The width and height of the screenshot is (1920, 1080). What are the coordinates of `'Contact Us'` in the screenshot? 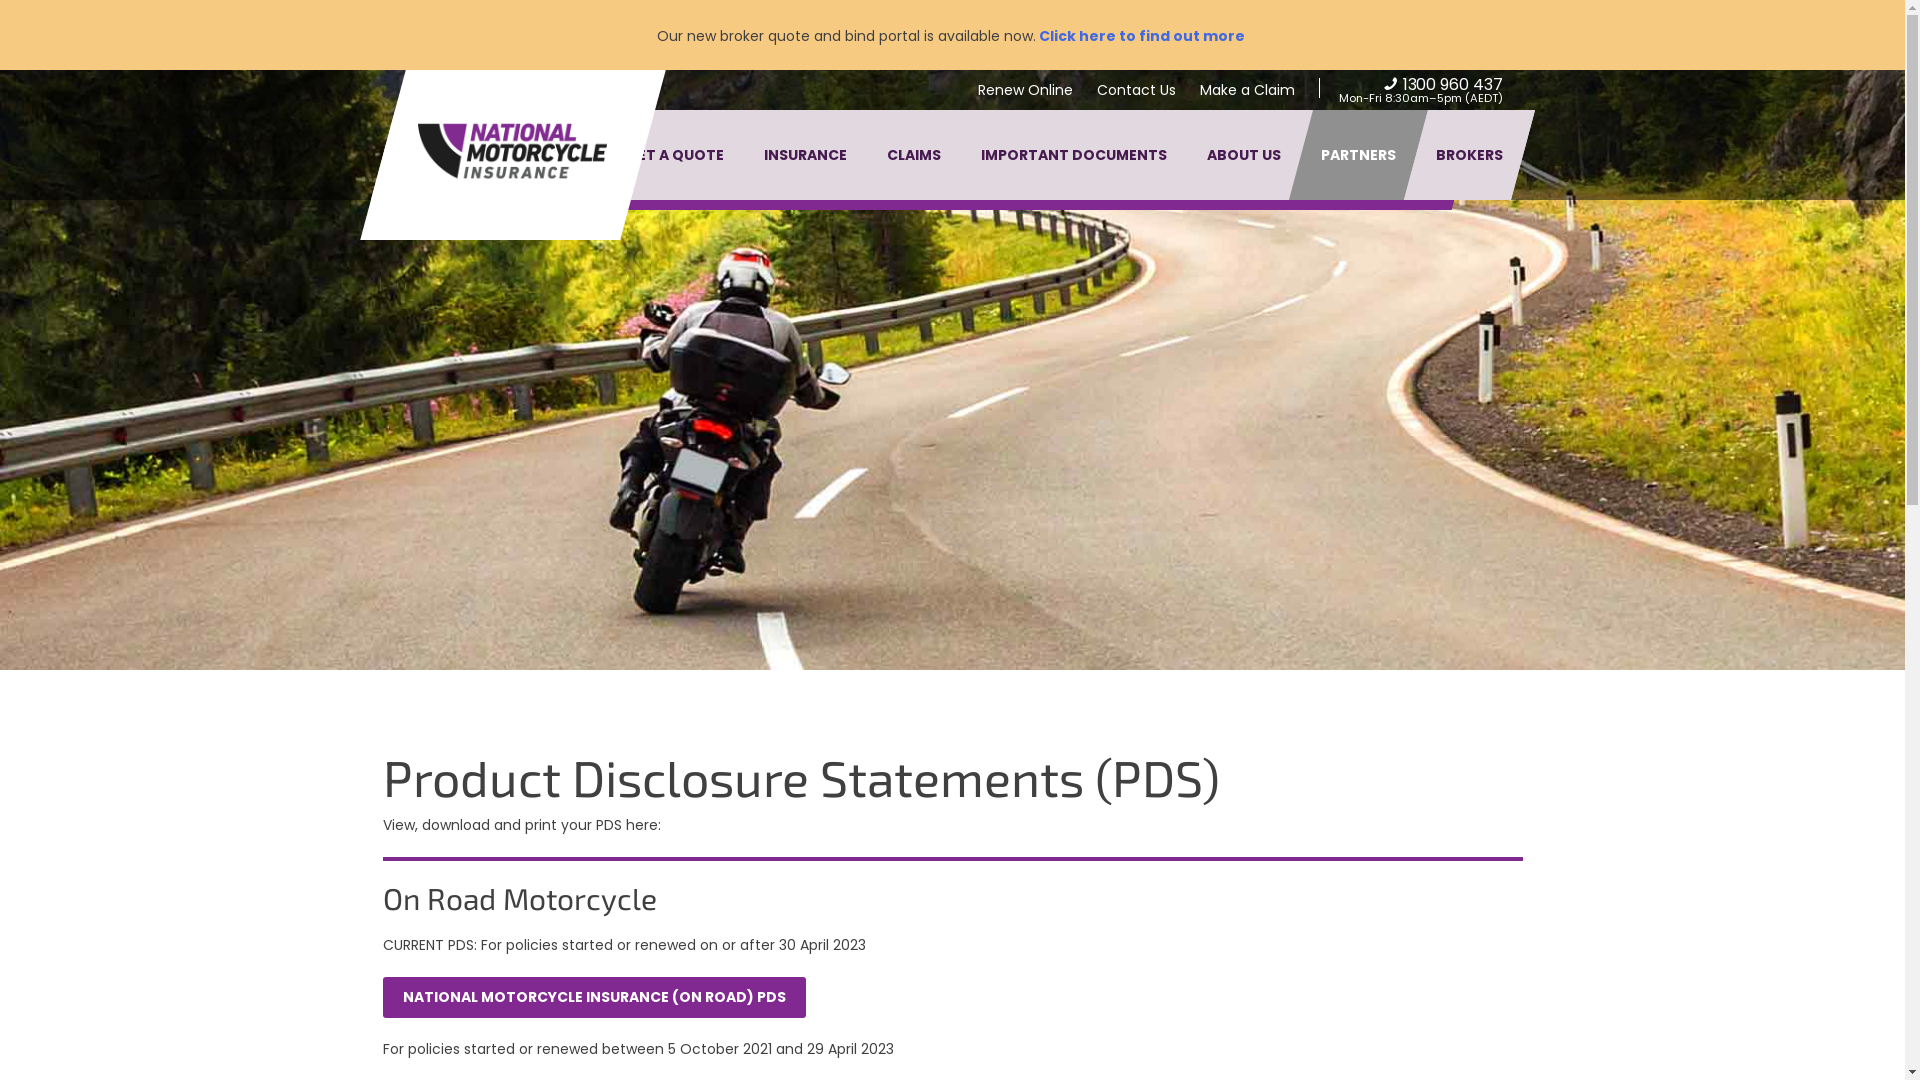 It's located at (1135, 88).